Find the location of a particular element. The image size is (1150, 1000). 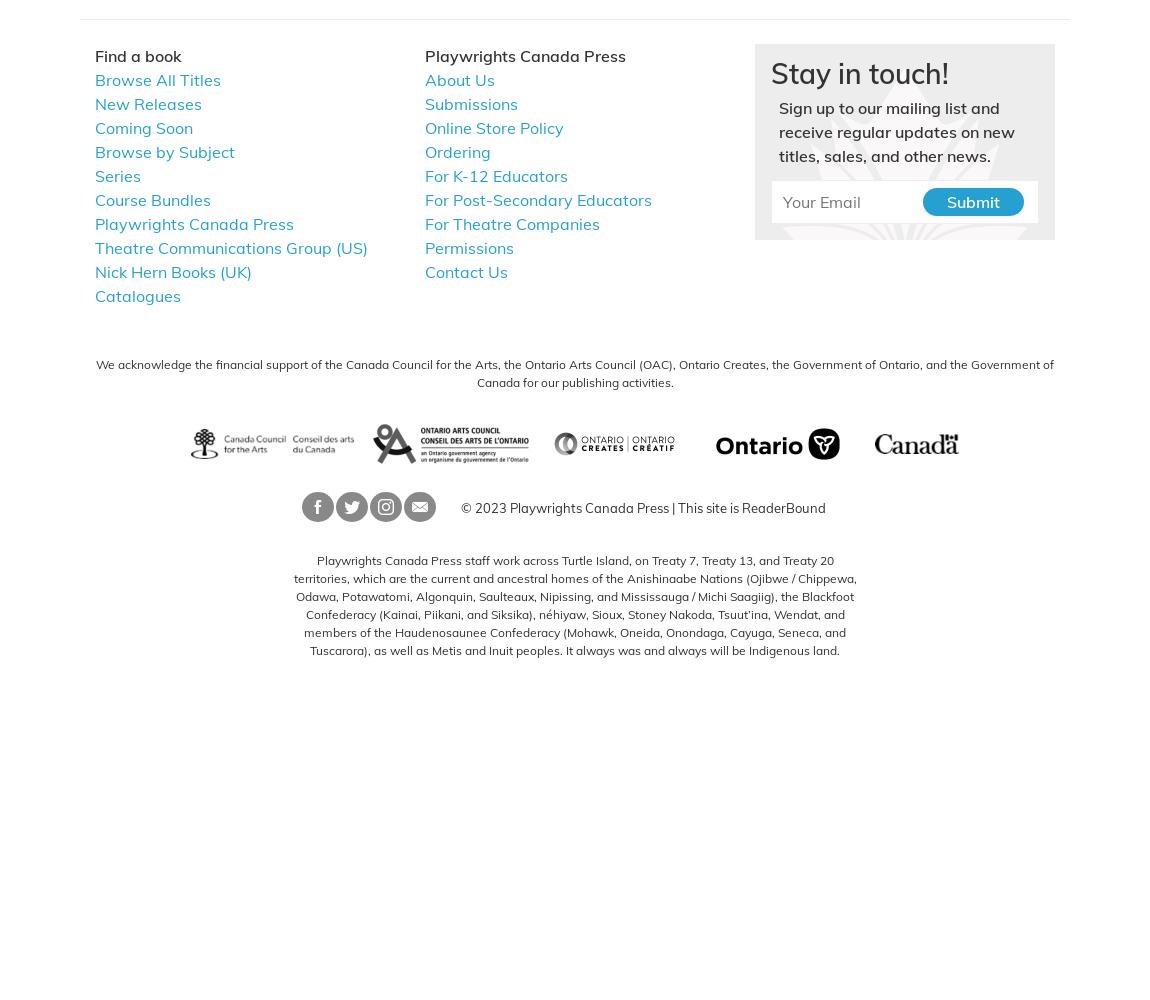

'Browse All Titles' is located at coordinates (157, 78).